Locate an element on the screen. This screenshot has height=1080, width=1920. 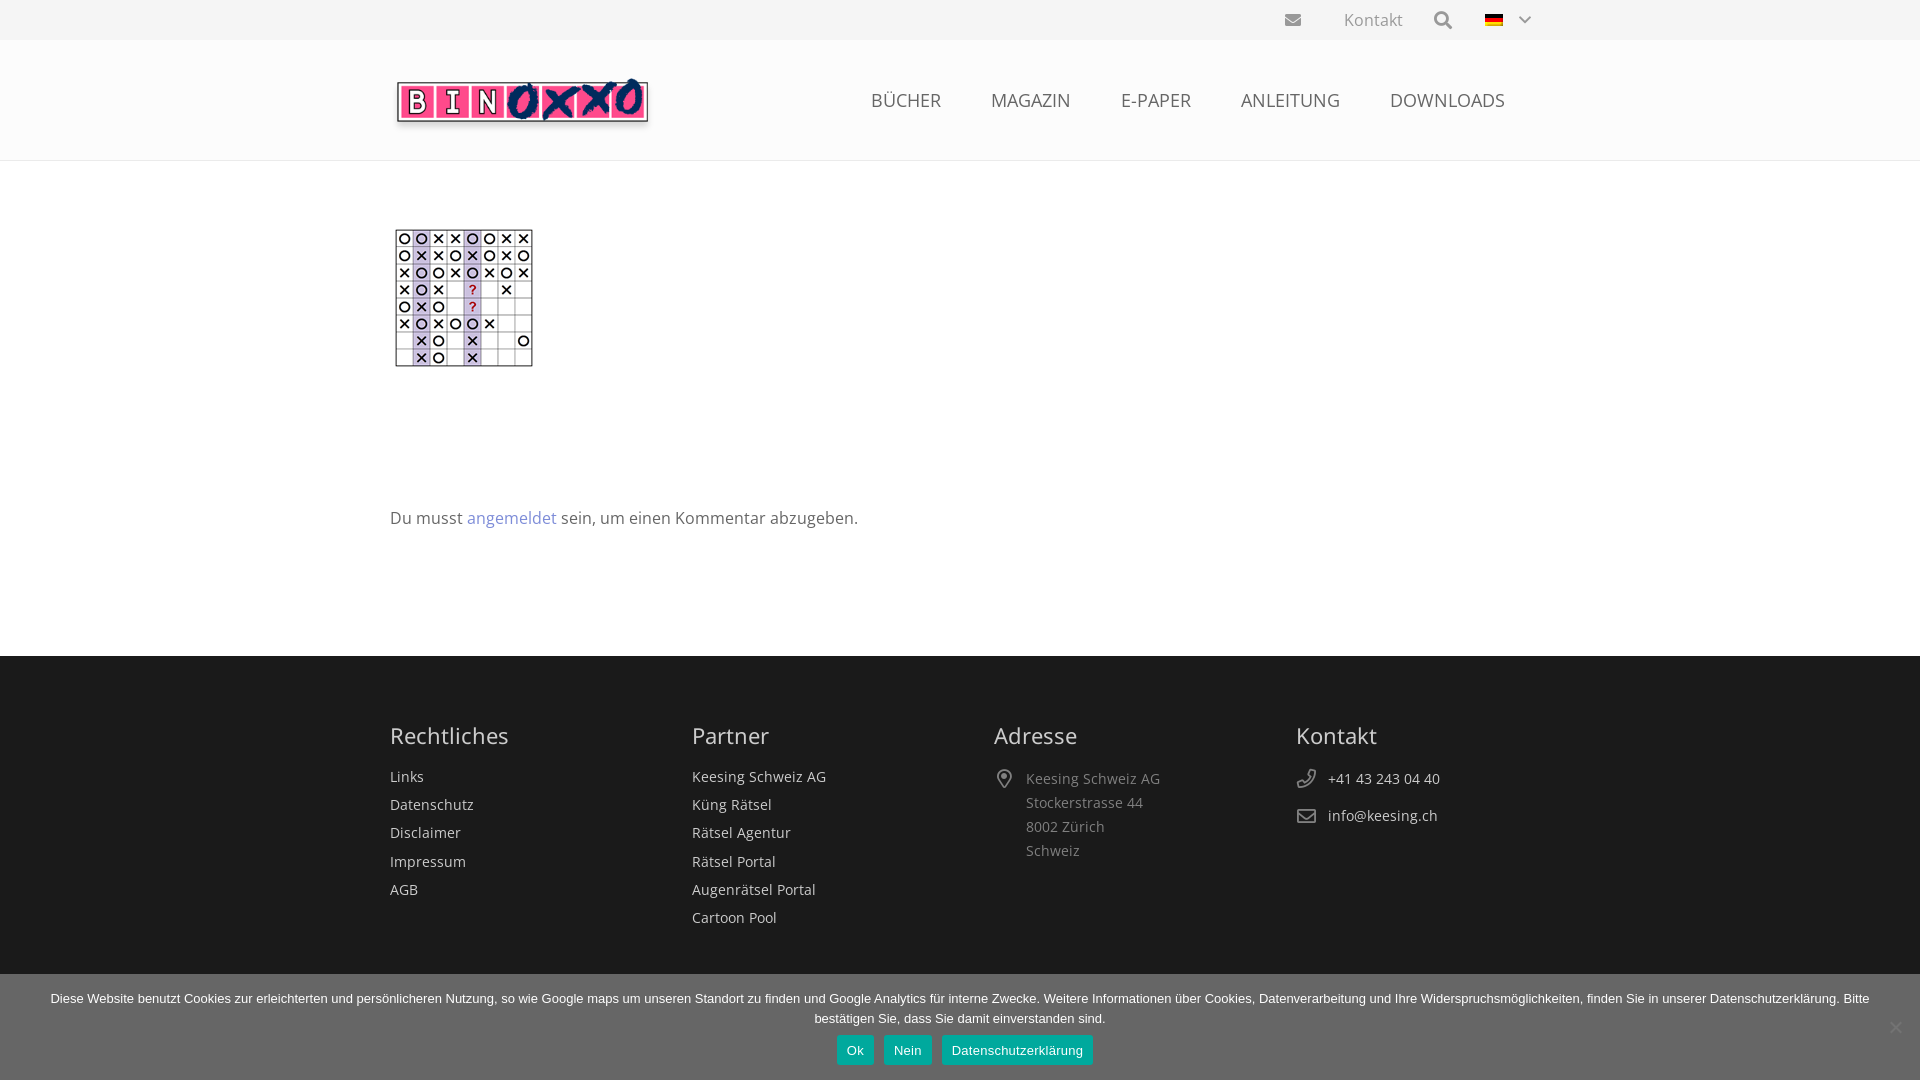
'+41 43 243 04 40' is located at coordinates (1328, 777).